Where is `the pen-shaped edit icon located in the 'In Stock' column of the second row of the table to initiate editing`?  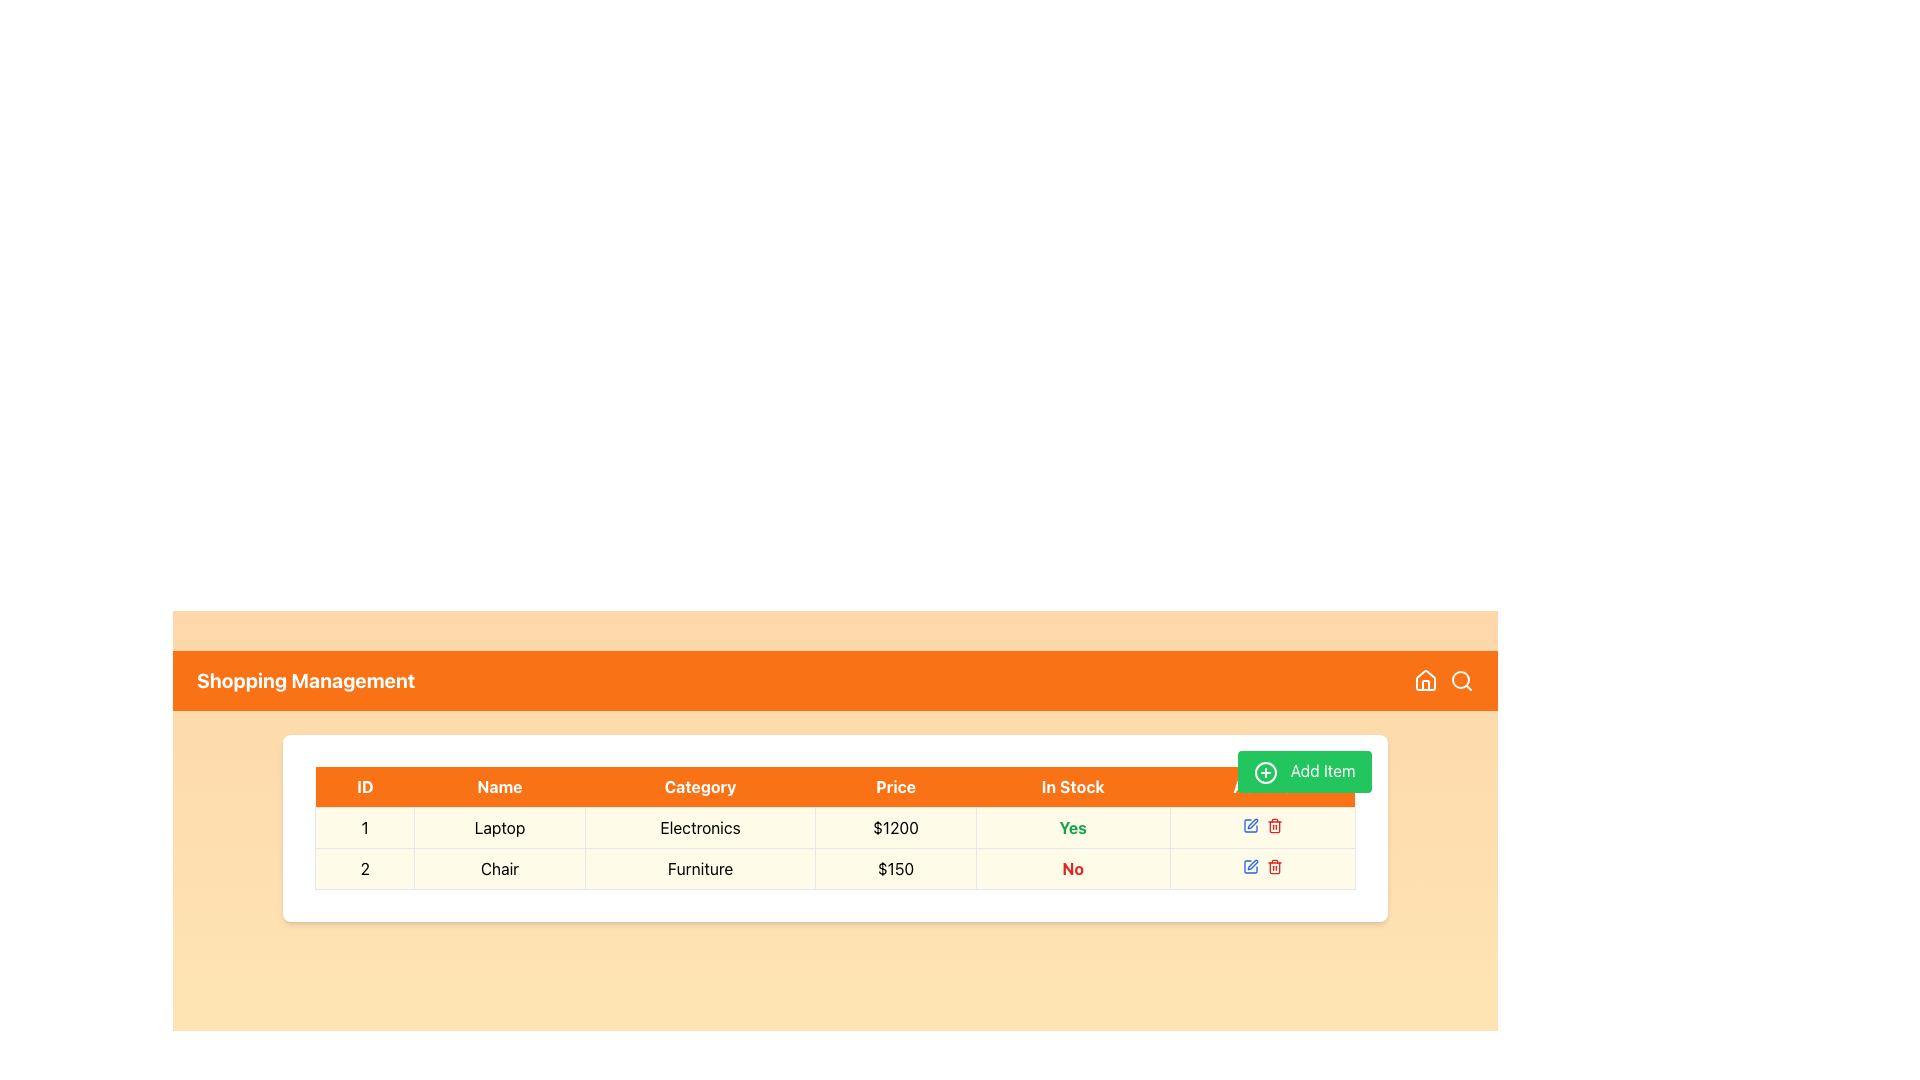 the pen-shaped edit icon located in the 'In Stock' column of the second row of the table to initiate editing is located at coordinates (1251, 863).